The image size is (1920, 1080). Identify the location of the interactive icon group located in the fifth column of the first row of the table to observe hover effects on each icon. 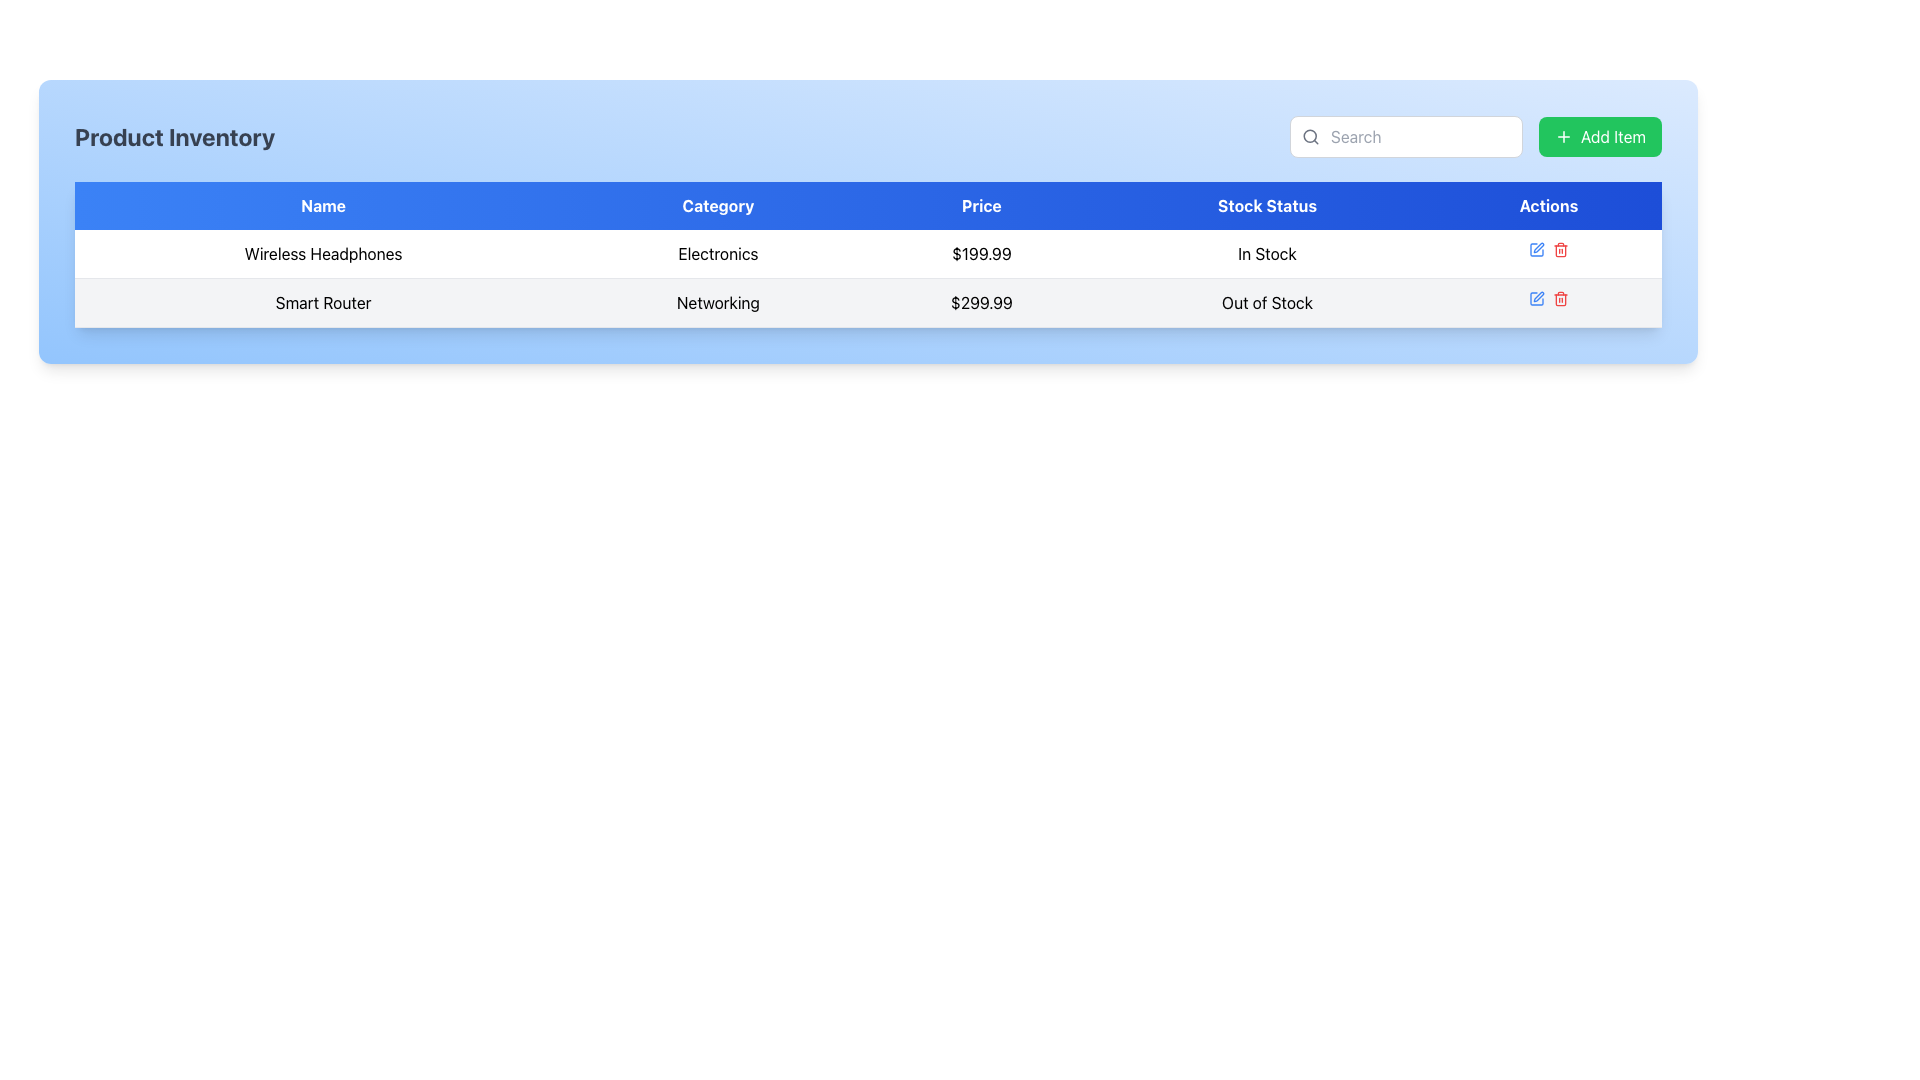
(1547, 249).